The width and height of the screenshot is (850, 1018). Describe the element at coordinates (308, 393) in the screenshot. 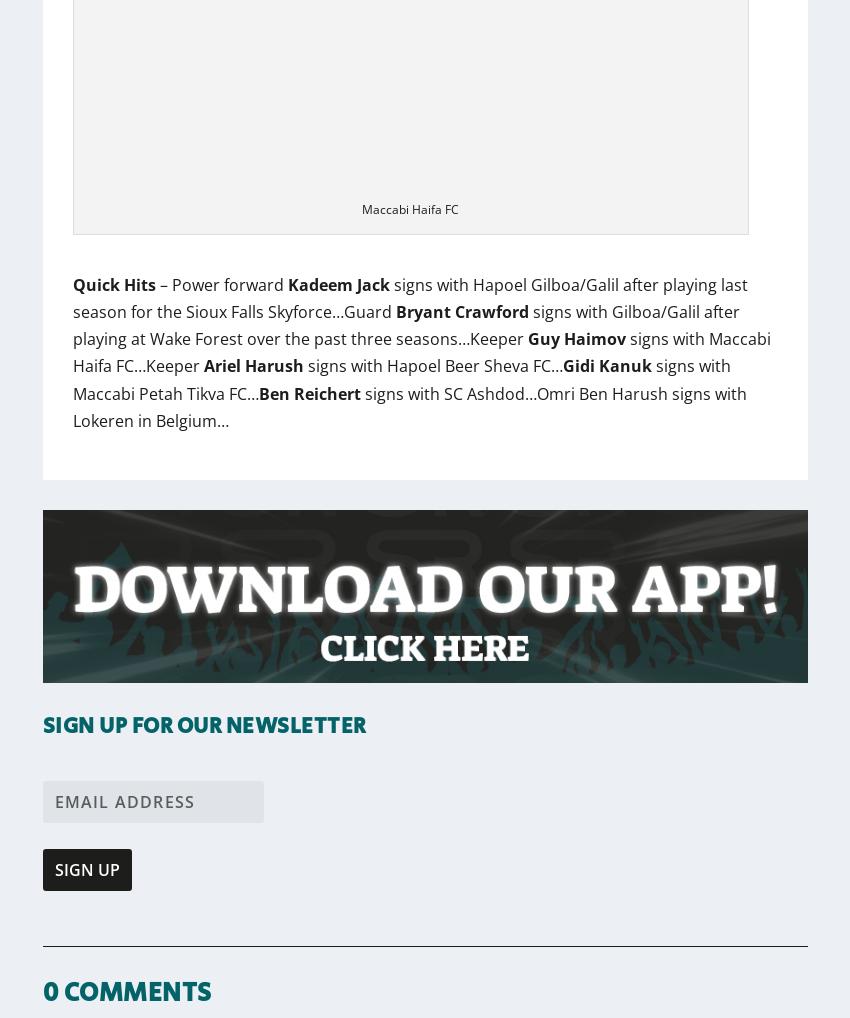

I see `'Ben Reichert'` at that location.